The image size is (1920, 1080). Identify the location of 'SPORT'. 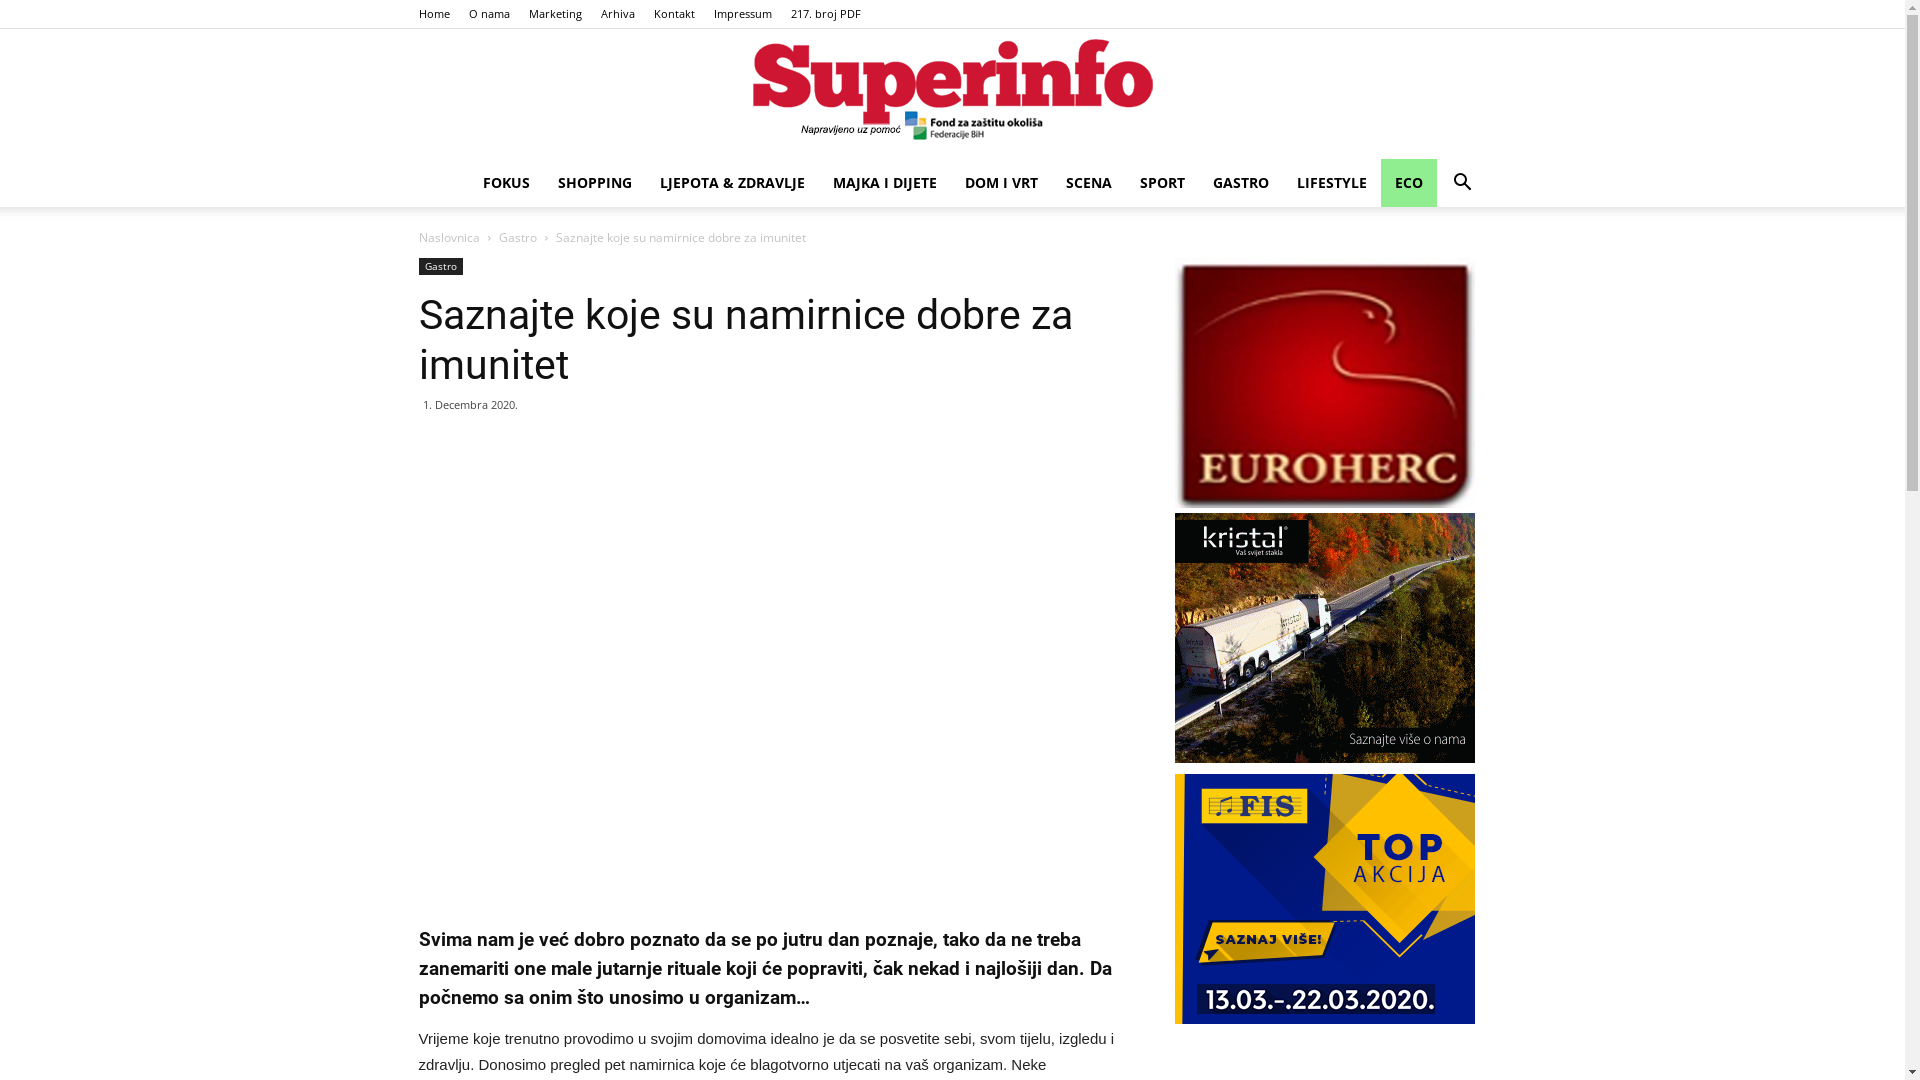
(1162, 182).